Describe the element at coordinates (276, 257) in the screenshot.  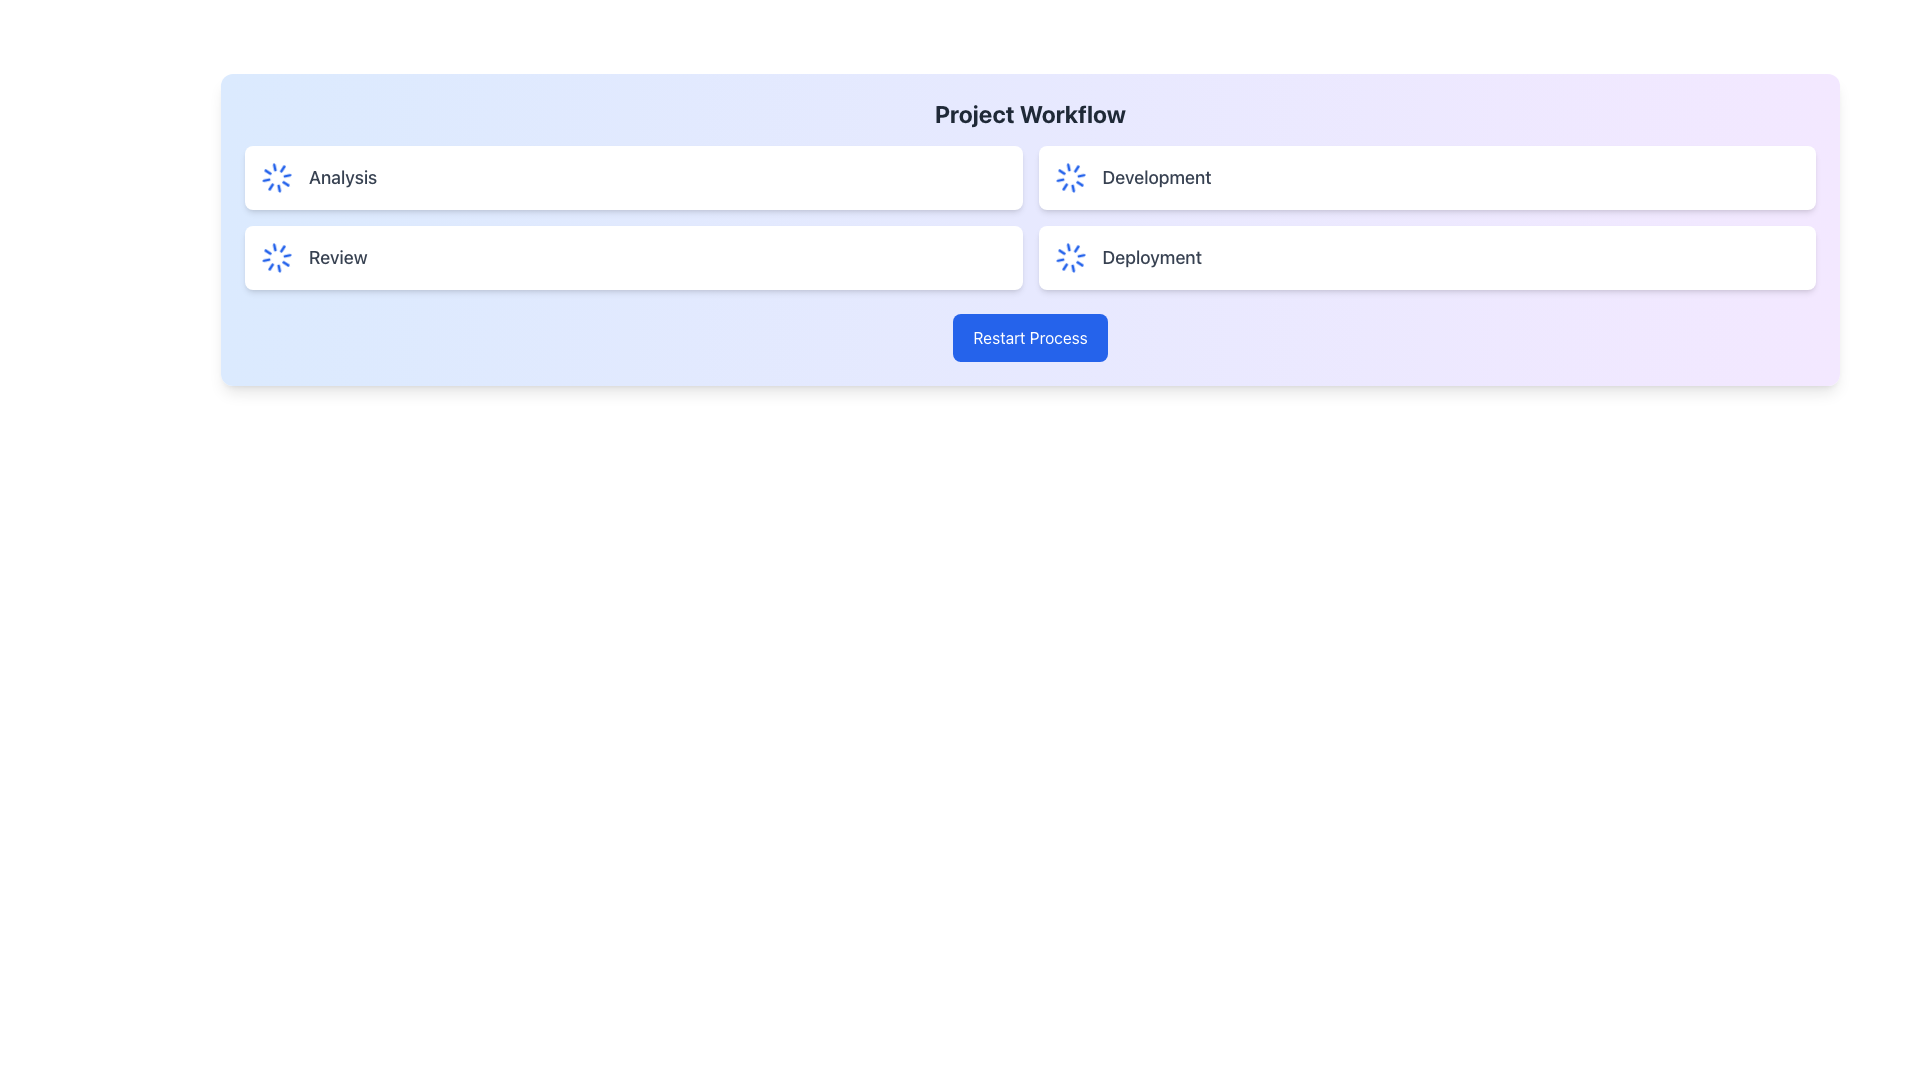
I see `the circular blue loading spinner located in the 'Review' section, positioned left of the text 'Review'` at that location.